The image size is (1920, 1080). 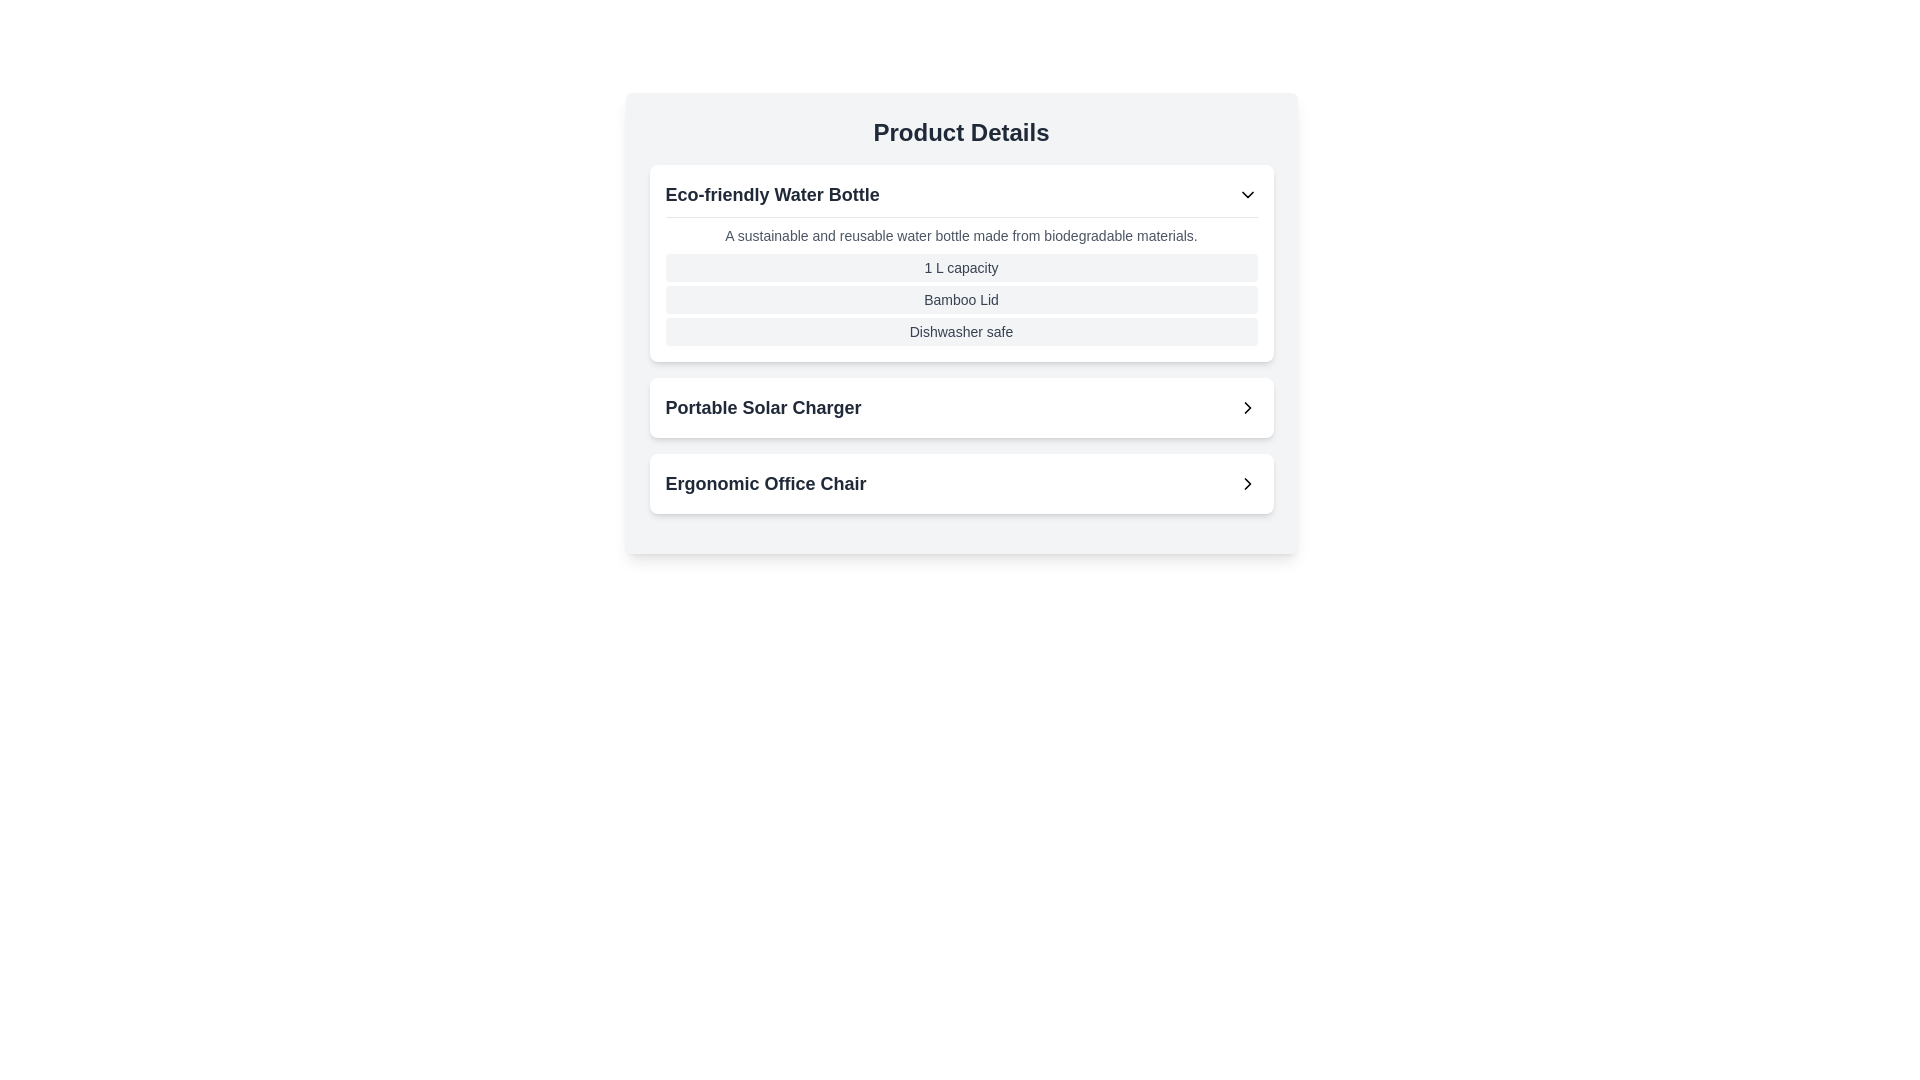 What do you see at coordinates (961, 330) in the screenshot?
I see `the text label indicating that the product is dishwasher safe, located in the Eco-friendly Water Bottle section, which is the third element in a vertical list` at bounding box center [961, 330].